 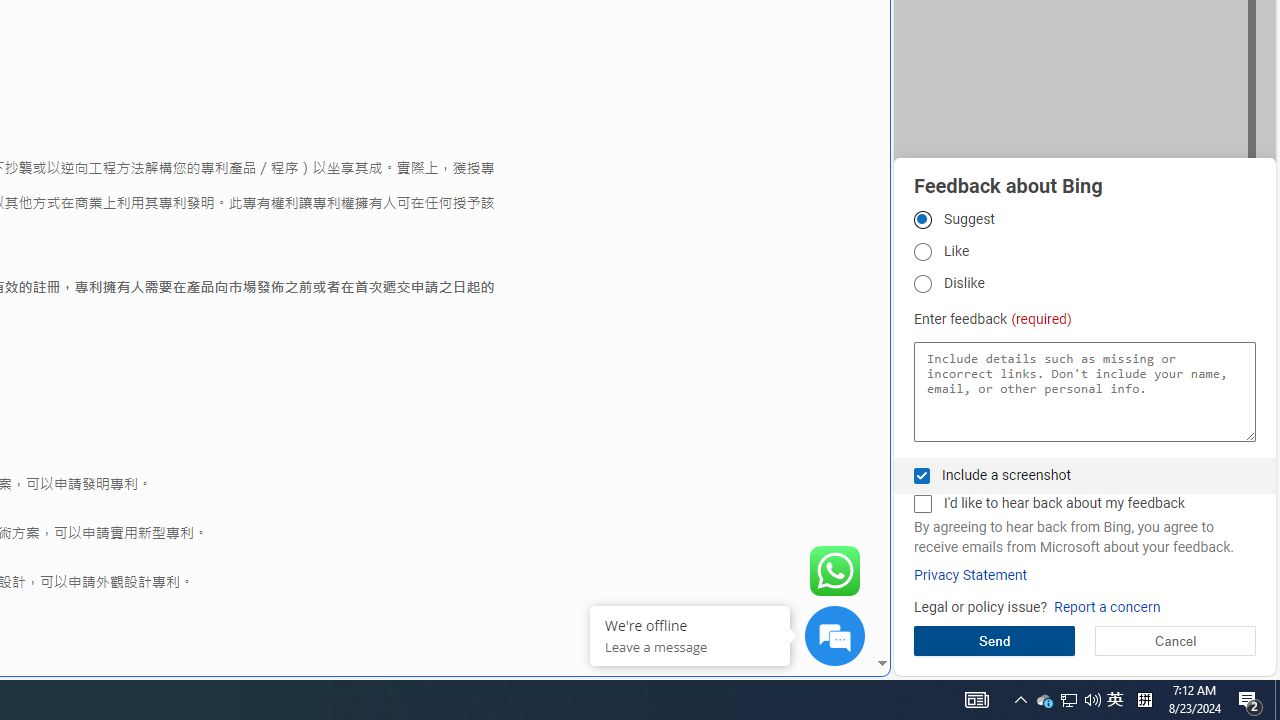 What do you see at coordinates (921, 250) in the screenshot?
I see `'Like'` at bounding box center [921, 250].